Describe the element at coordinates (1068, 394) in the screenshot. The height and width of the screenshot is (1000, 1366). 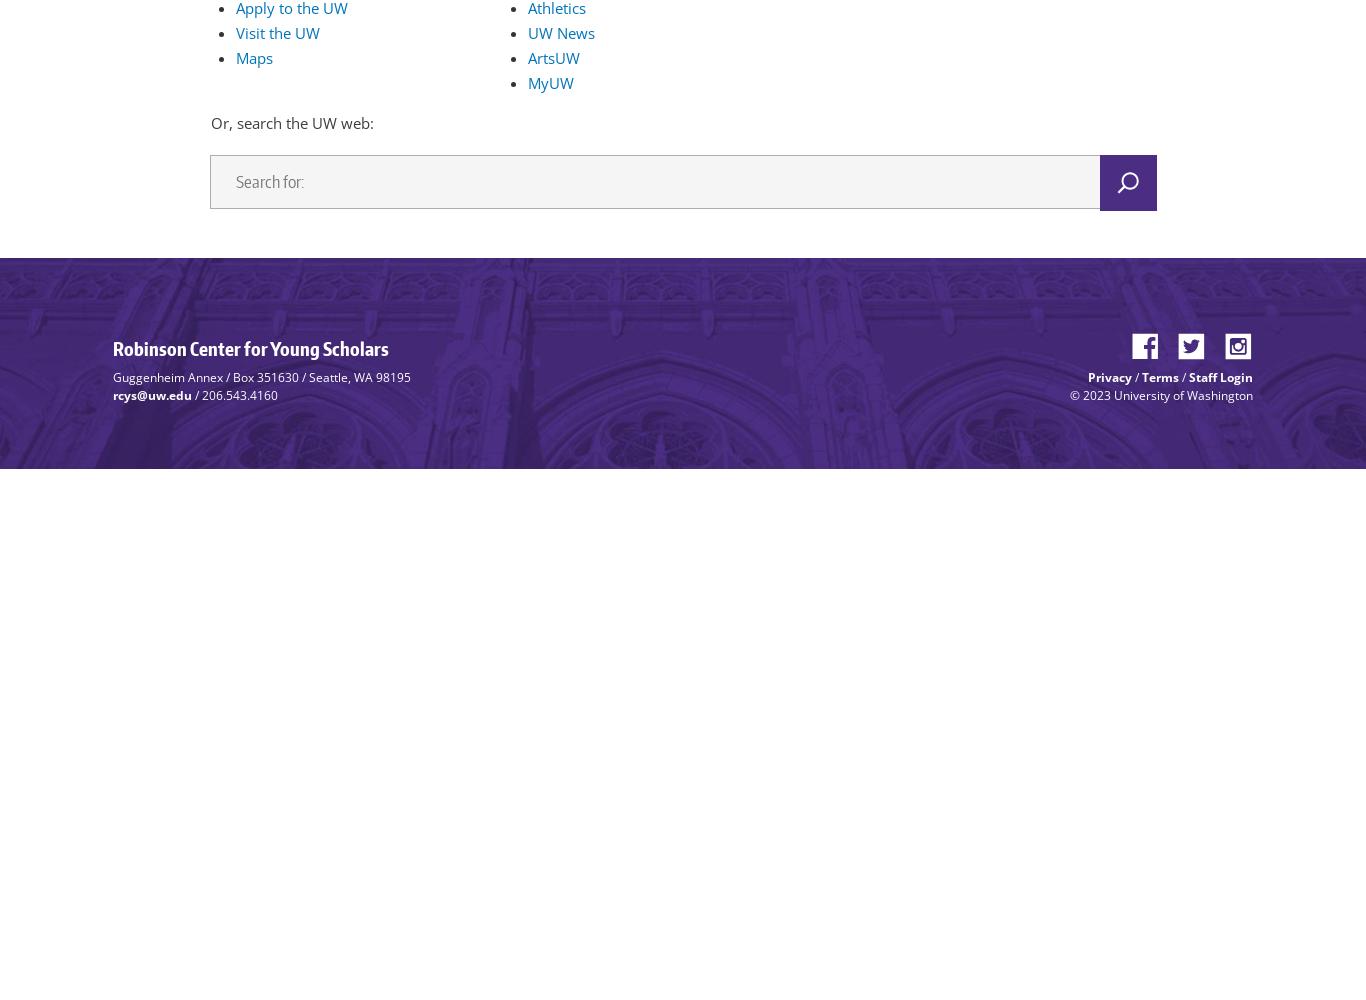
I see `'© 2023 University of Washington'` at that location.